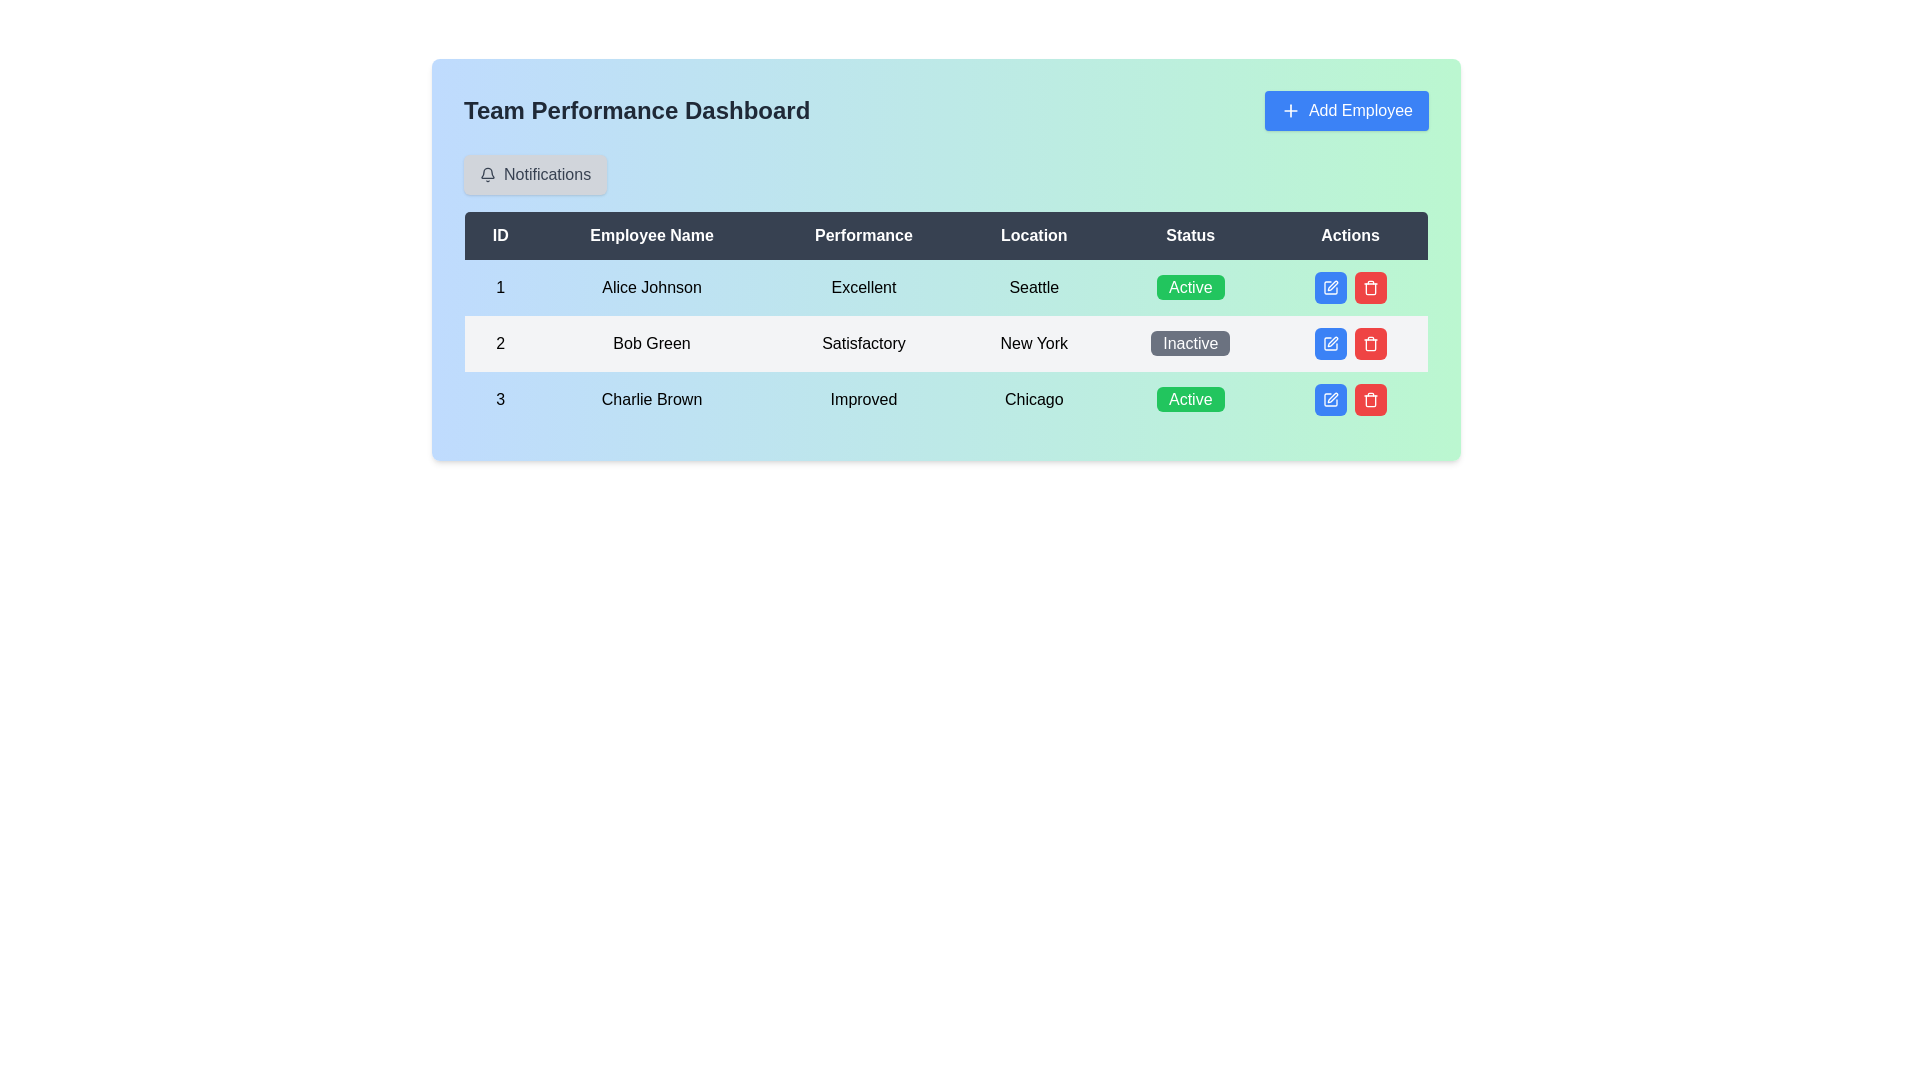 This screenshot has height=1080, width=1920. Describe the element at coordinates (1330, 288) in the screenshot. I see `the square-shaped pen icon button in the 'Actions' column, second row for Bob Green` at that location.